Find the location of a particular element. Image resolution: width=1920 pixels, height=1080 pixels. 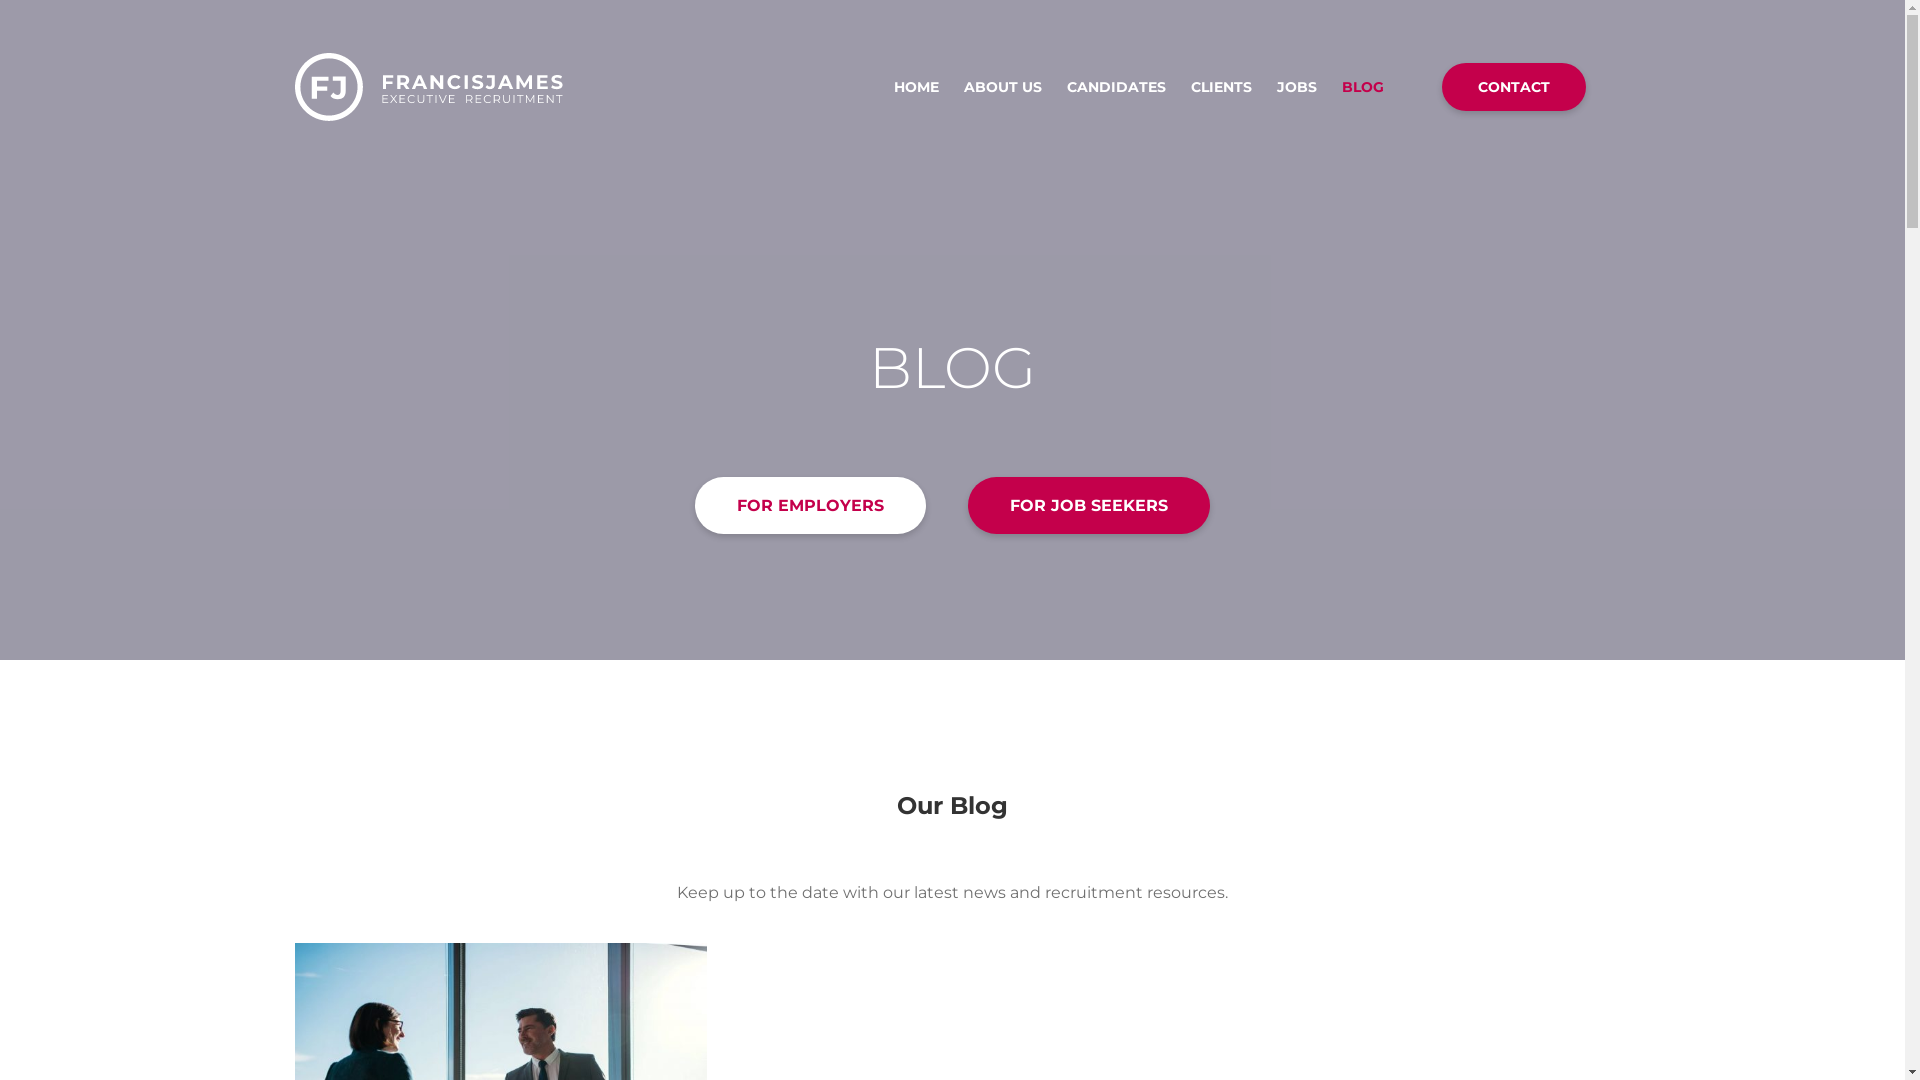

'CANDIDATES' is located at coordinates (1114, 86).